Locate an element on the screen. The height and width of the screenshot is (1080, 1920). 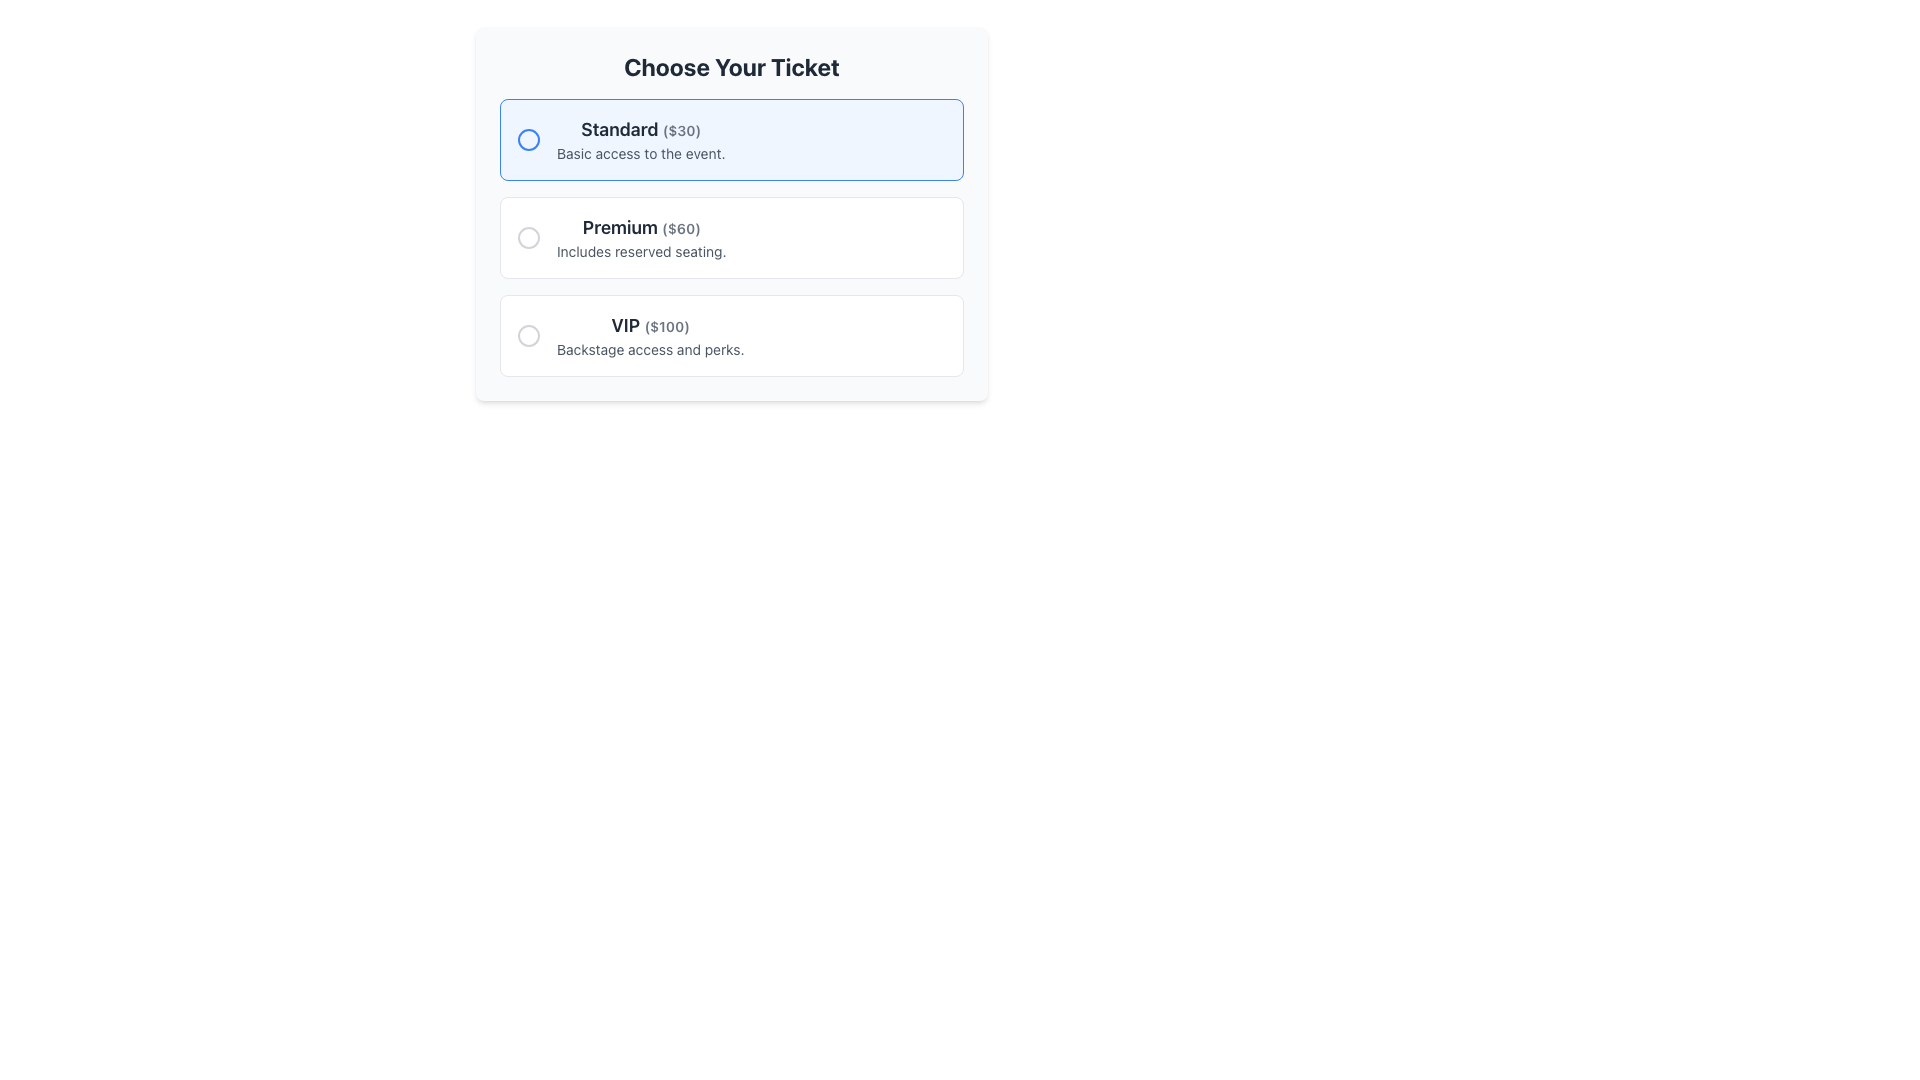
the text label that says 'Backstage access and perks.' which is located beneath the title 'VIP ($100)' in the selection card interface is located at coordinates (650, 349).